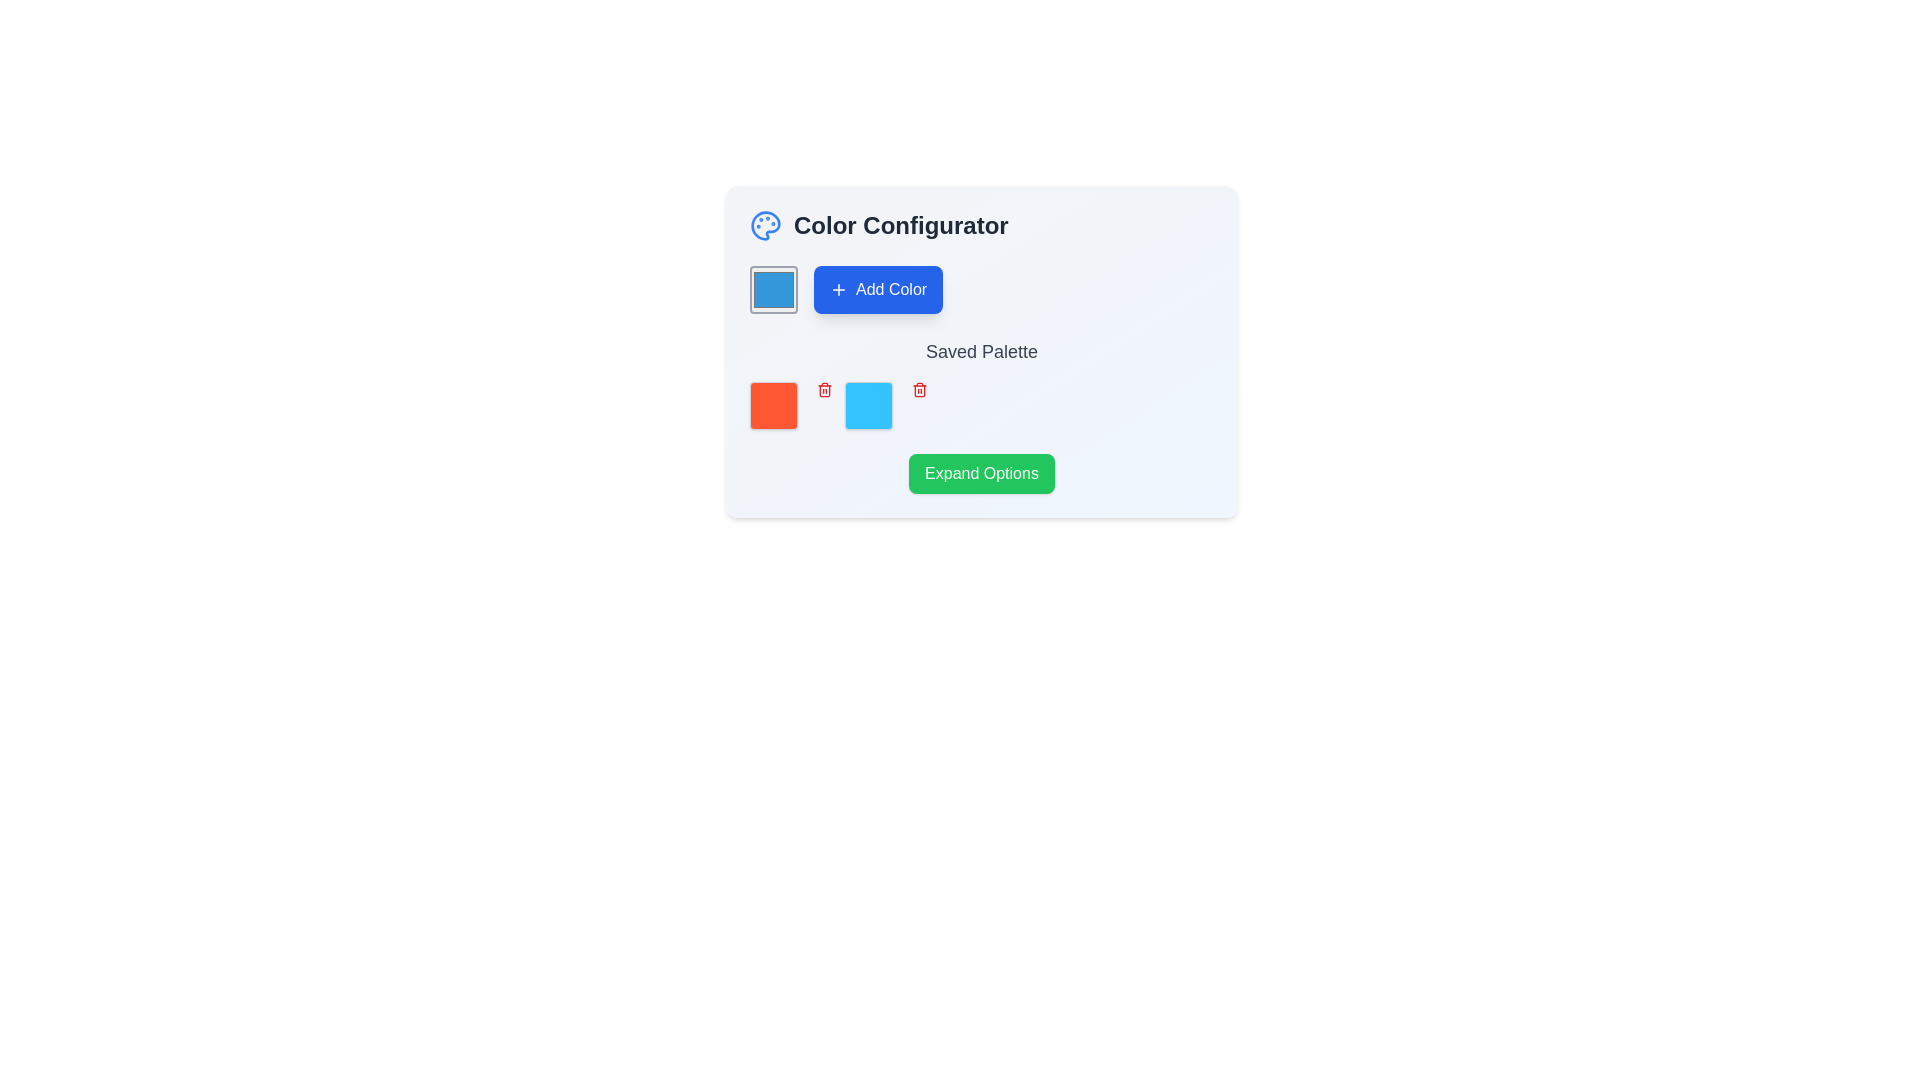 This screenshot has width=1920, height=1080. I want to click on the delete button in the top-right corner of the blue square color sample in the 'Saved Palette' section, so click(919, 389).